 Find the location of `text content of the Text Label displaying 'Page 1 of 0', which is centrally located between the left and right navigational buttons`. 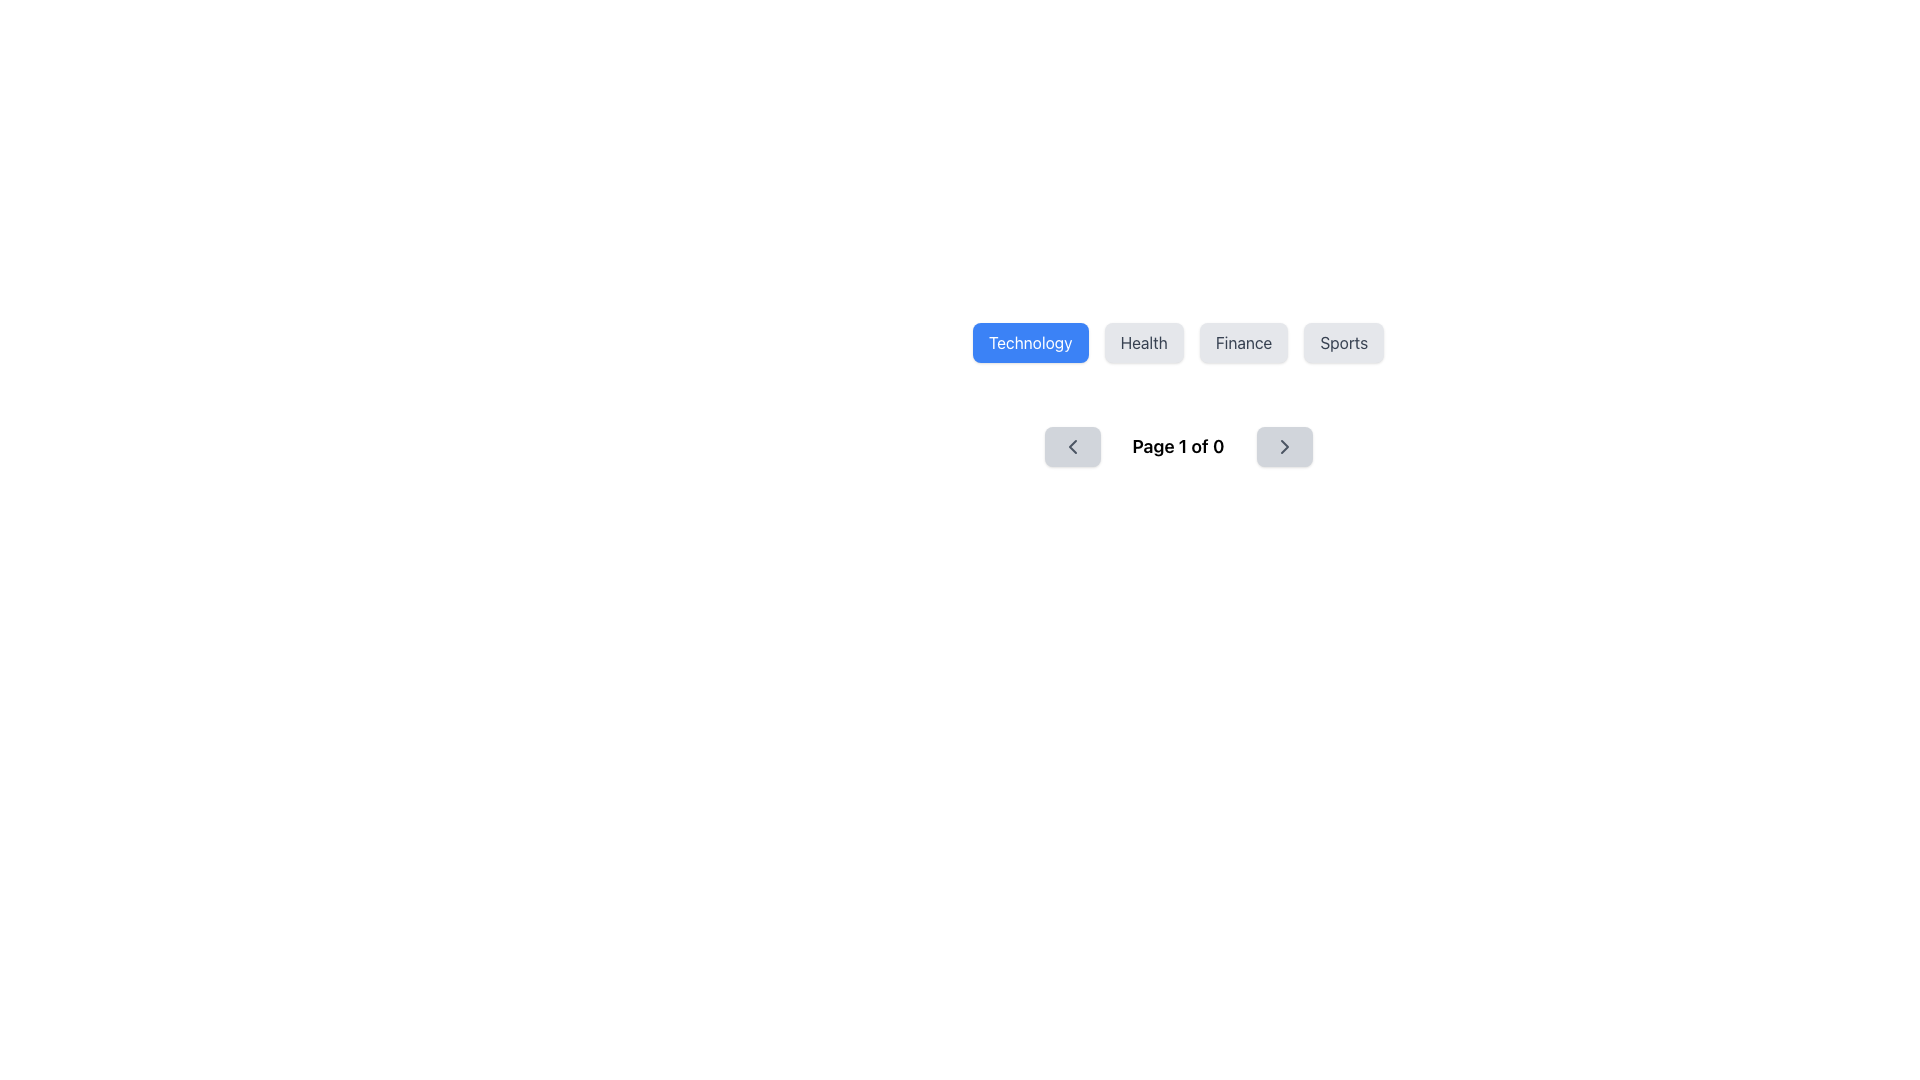

text content of the Text Label displaying 'Page 1 of 0', which is centrally located between the left and right navigational buttons is located at coordinates (1178, 446).